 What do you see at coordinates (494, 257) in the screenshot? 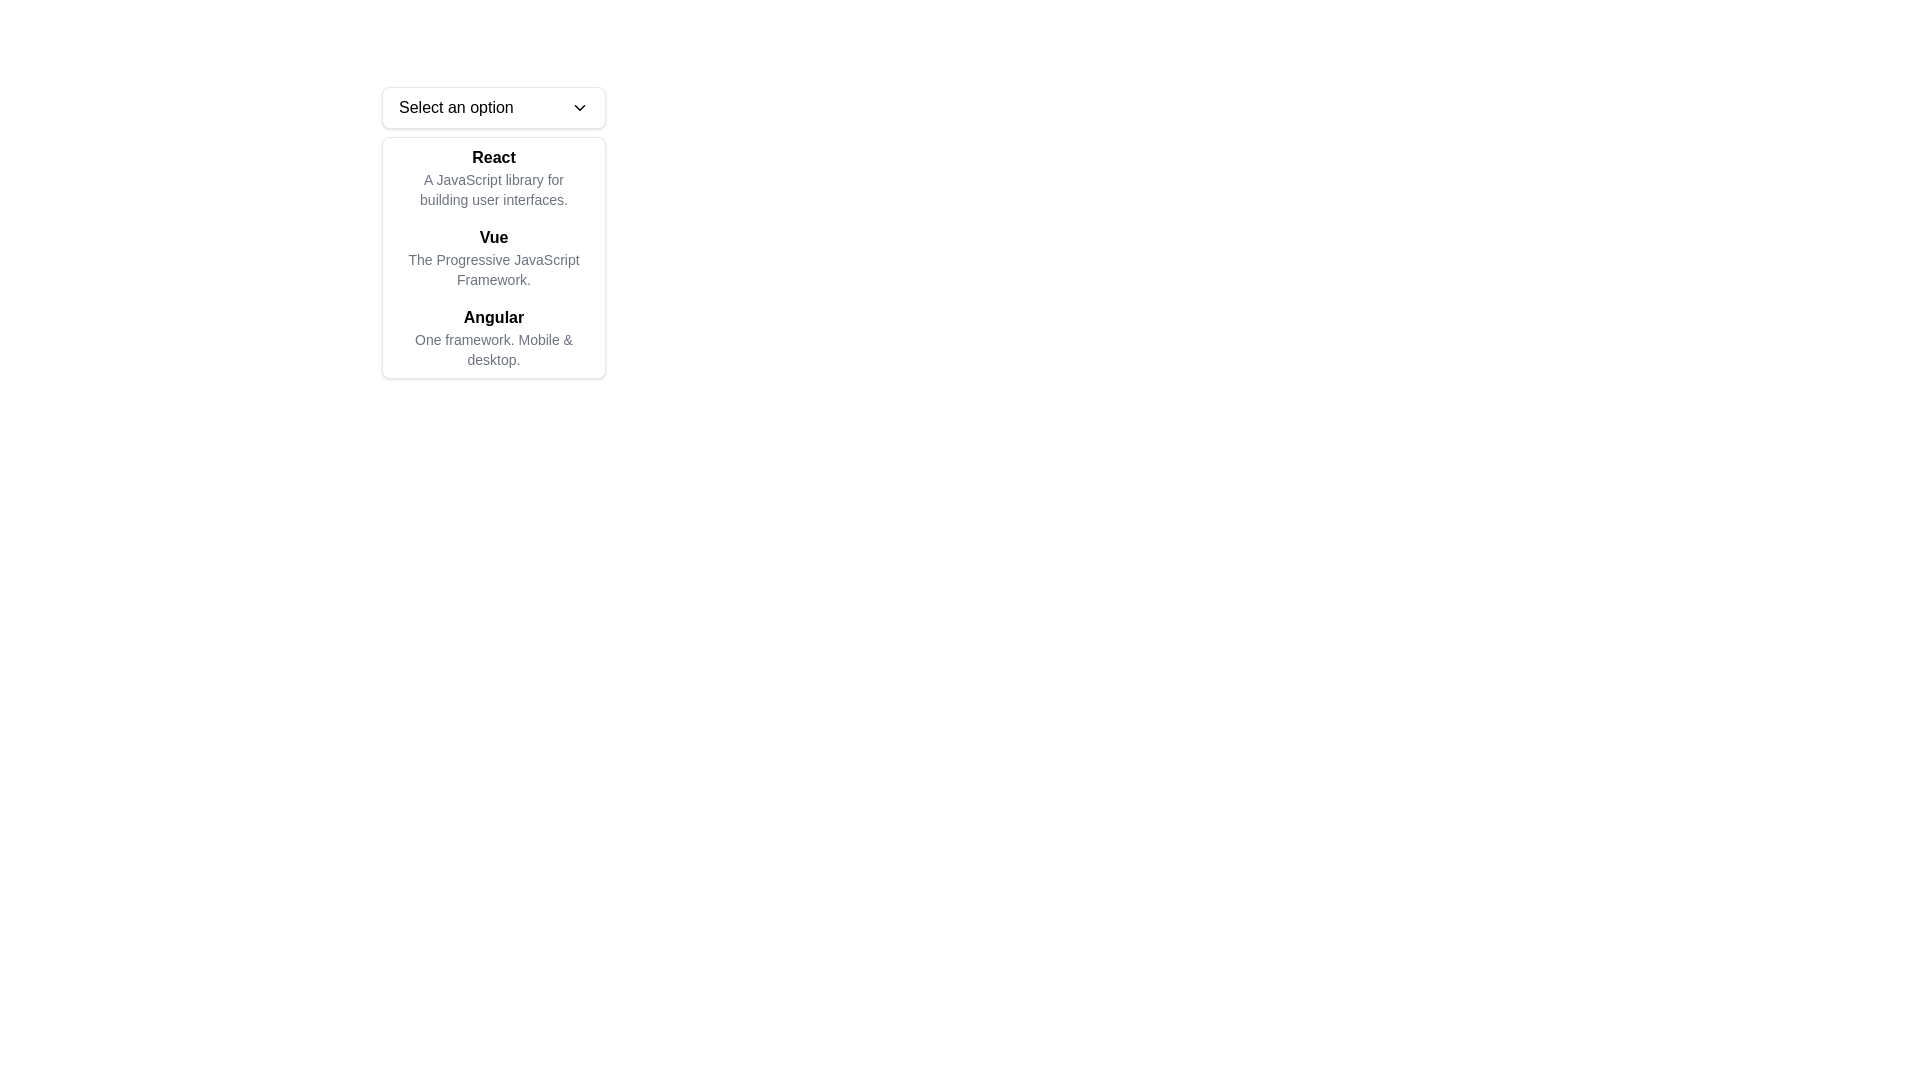
I see `the static text block that displays 'Vue' and describes 'The Progressive JavaScript Framework.'` at bounding box center [494, 257].